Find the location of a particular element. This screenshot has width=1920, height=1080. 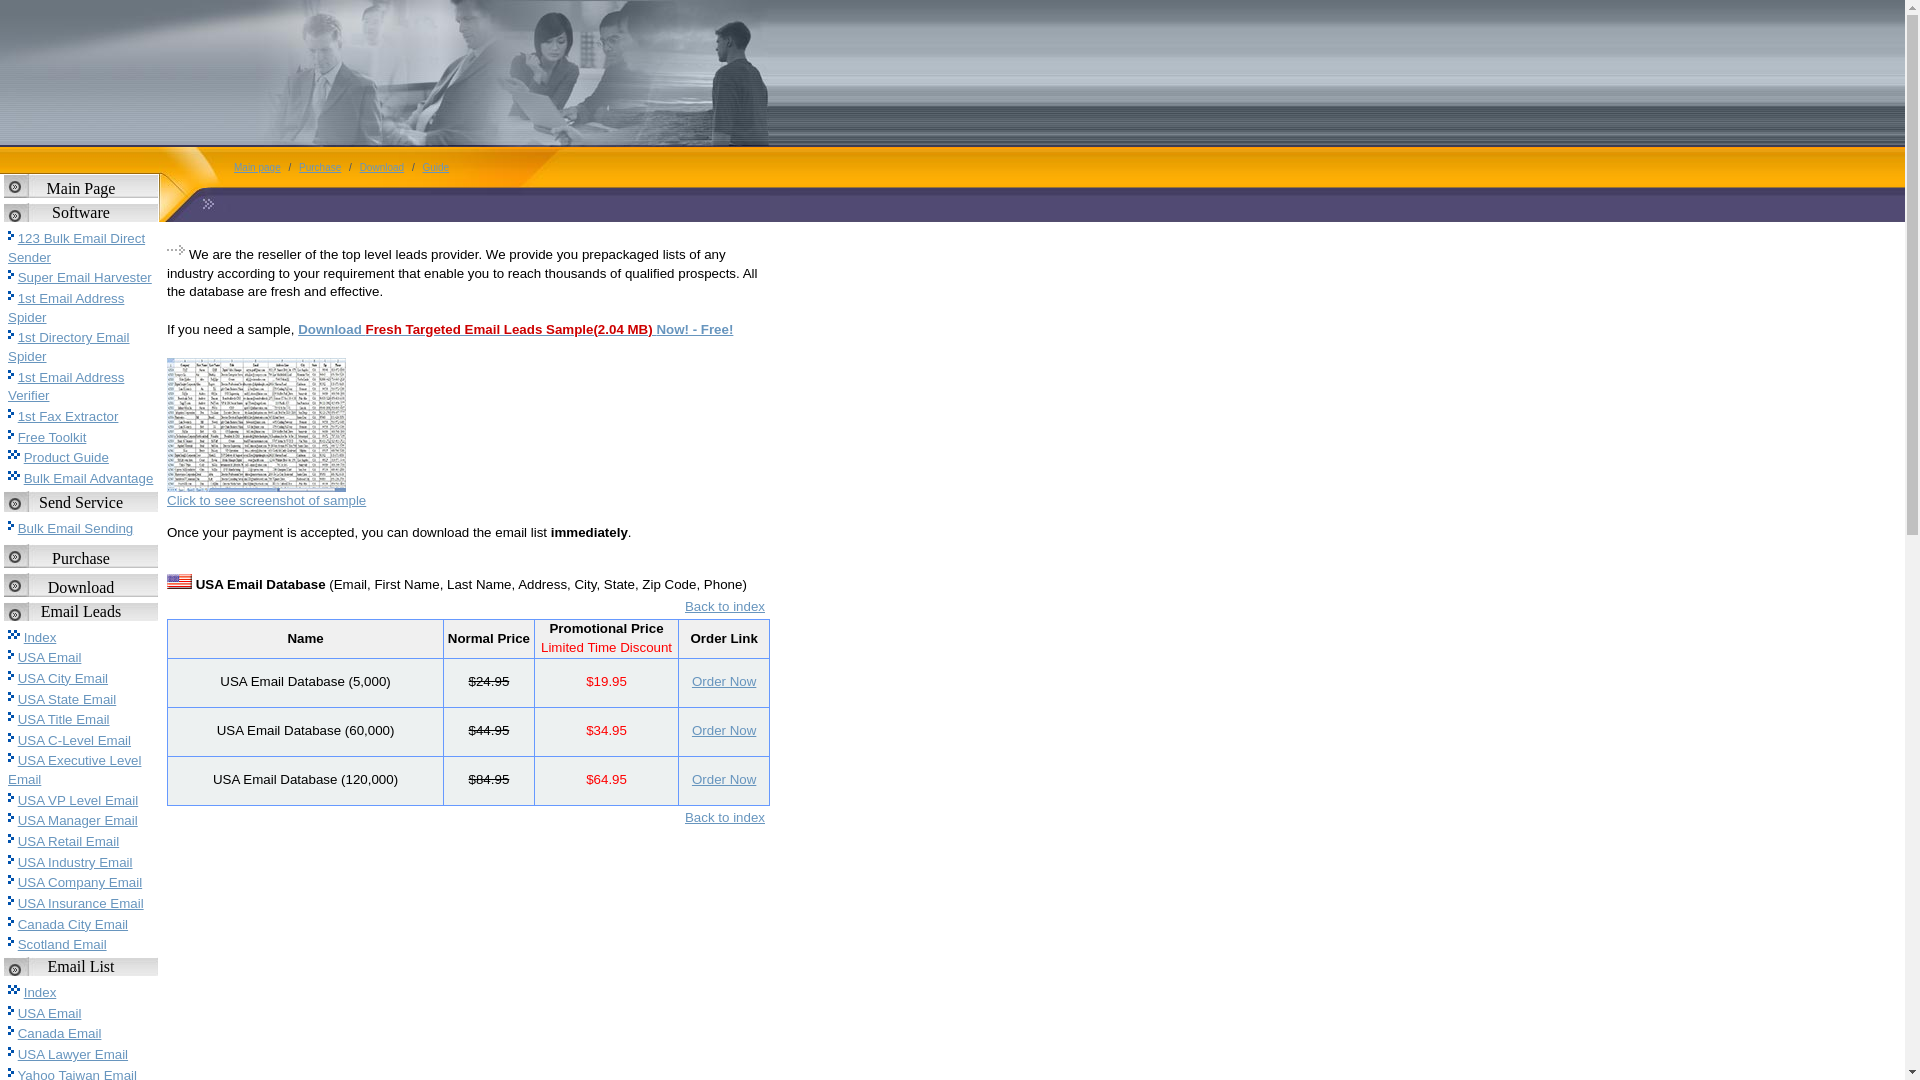

'1st Directory Email Spider' is located at coordinates (68, 346).